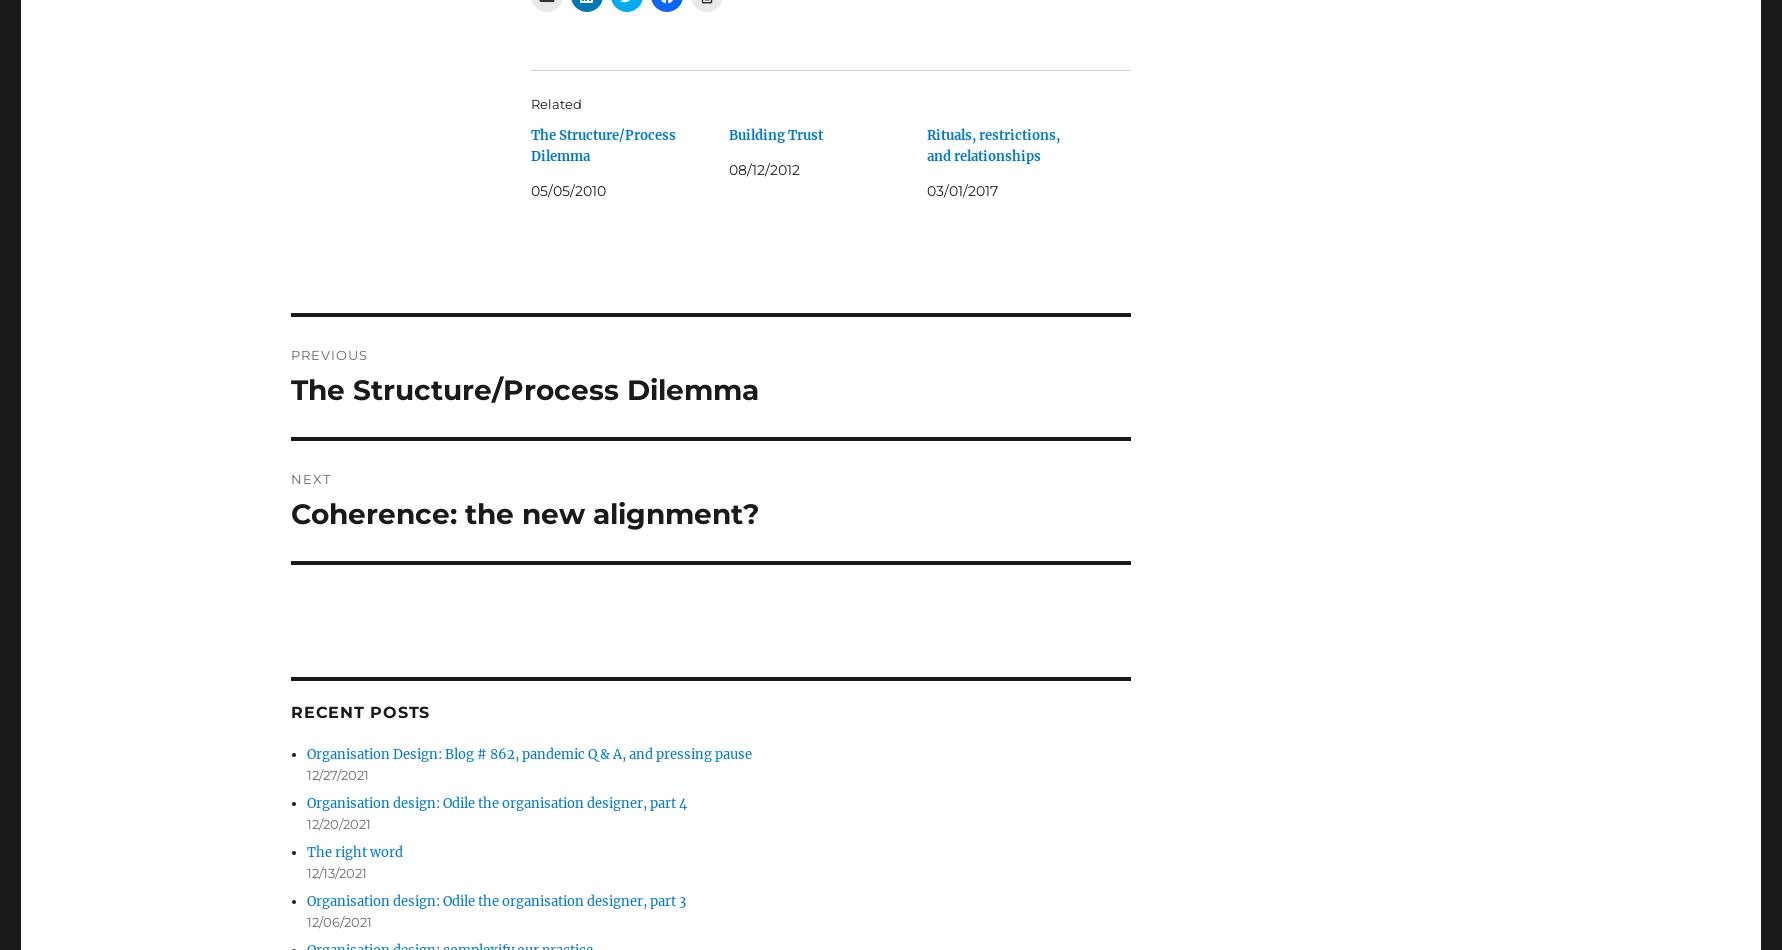  I want to click on 'Organisation design: Odile the organisation designer, part 3', so click(495, 900).